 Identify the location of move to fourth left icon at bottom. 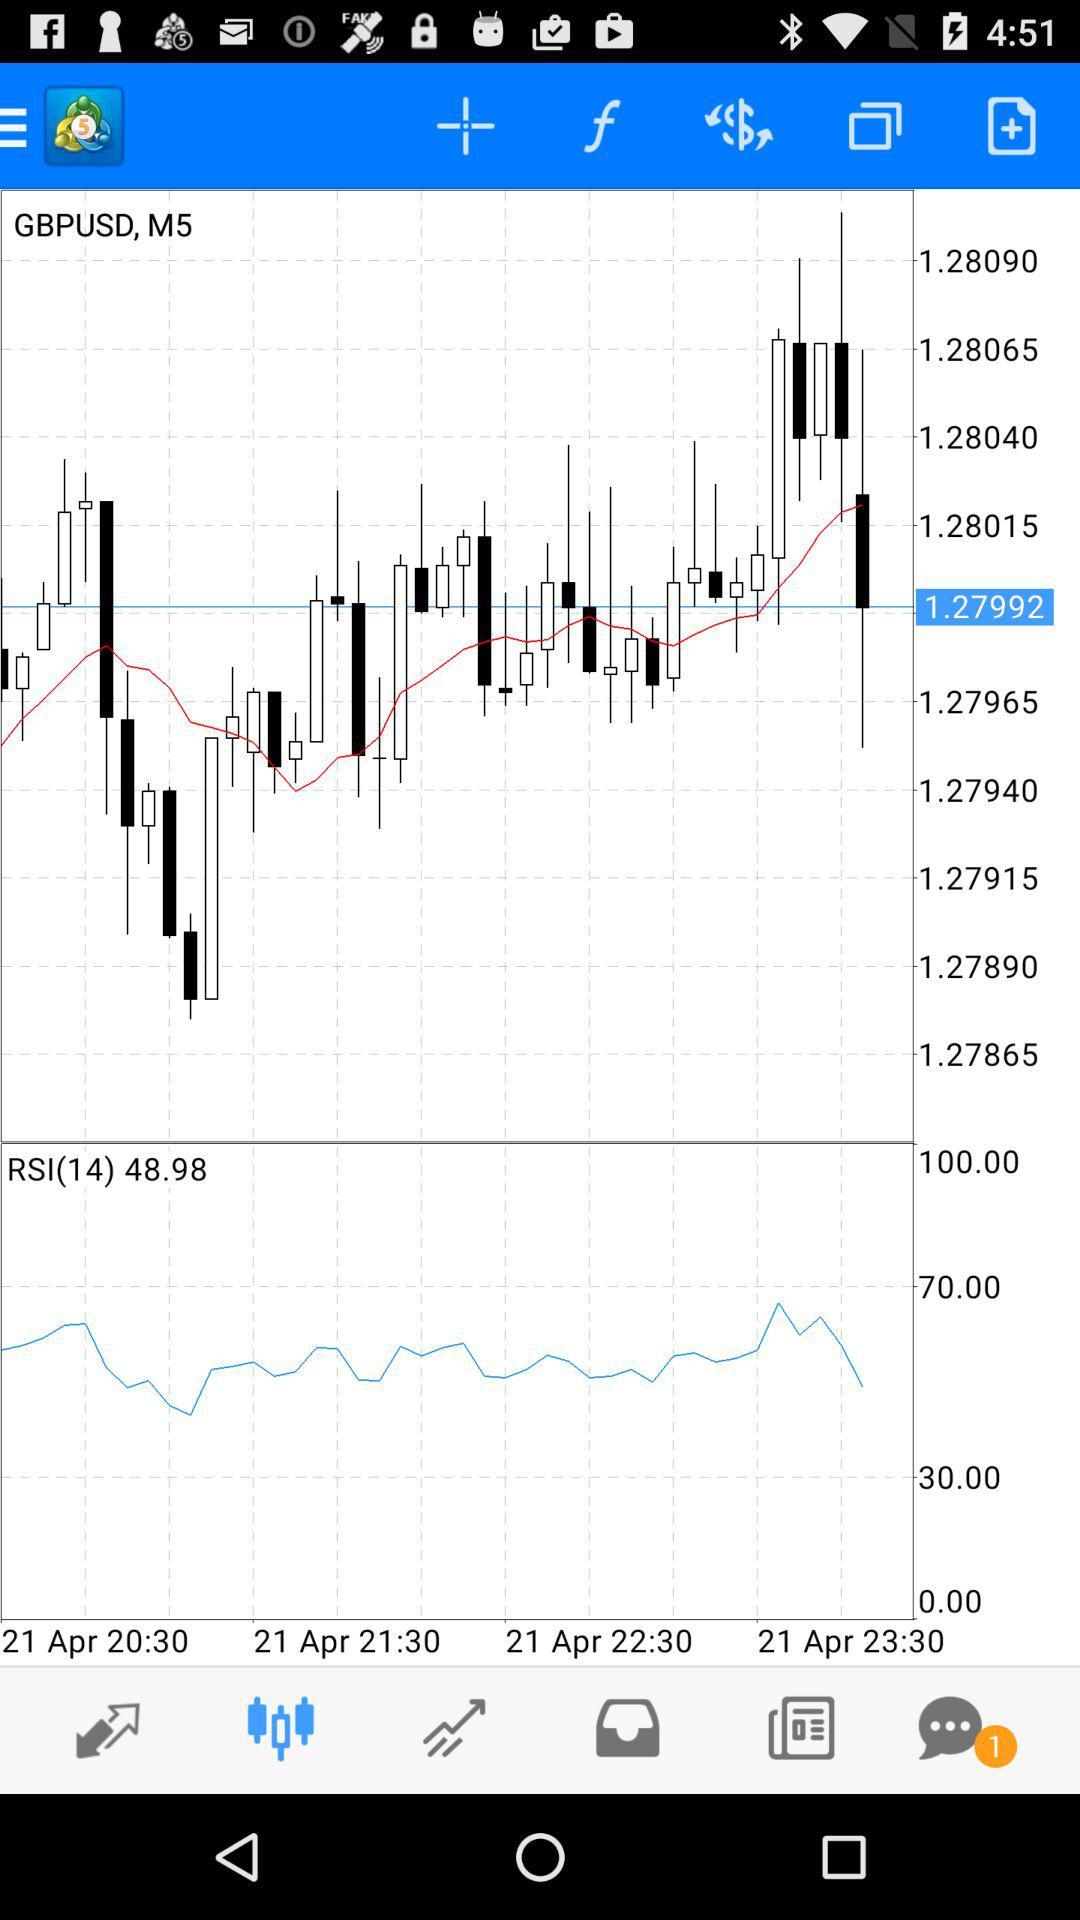
(626, 1727).